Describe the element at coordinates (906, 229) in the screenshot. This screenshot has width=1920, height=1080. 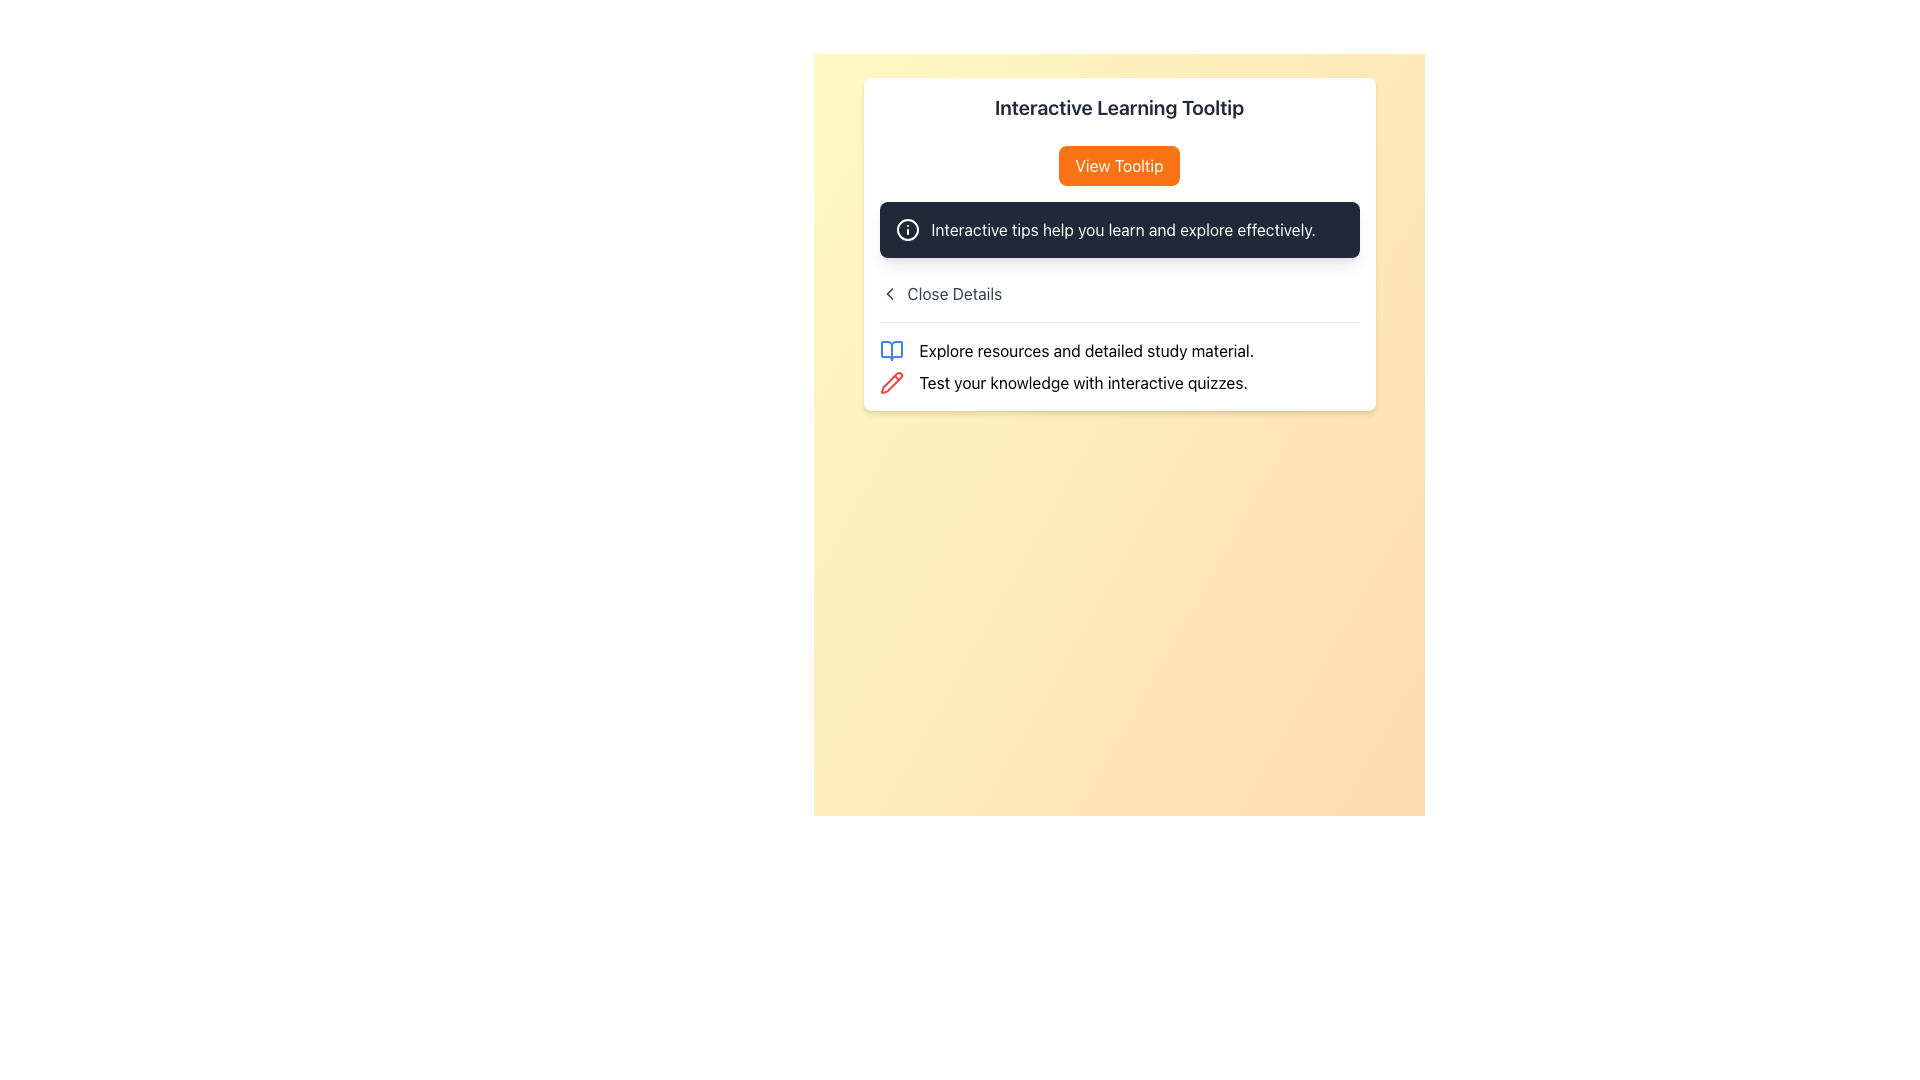
I see `the circular information icon located to the left of the text 'Interactive tips help you learn and explore effectively.' in the tooltip dialog` at that location.